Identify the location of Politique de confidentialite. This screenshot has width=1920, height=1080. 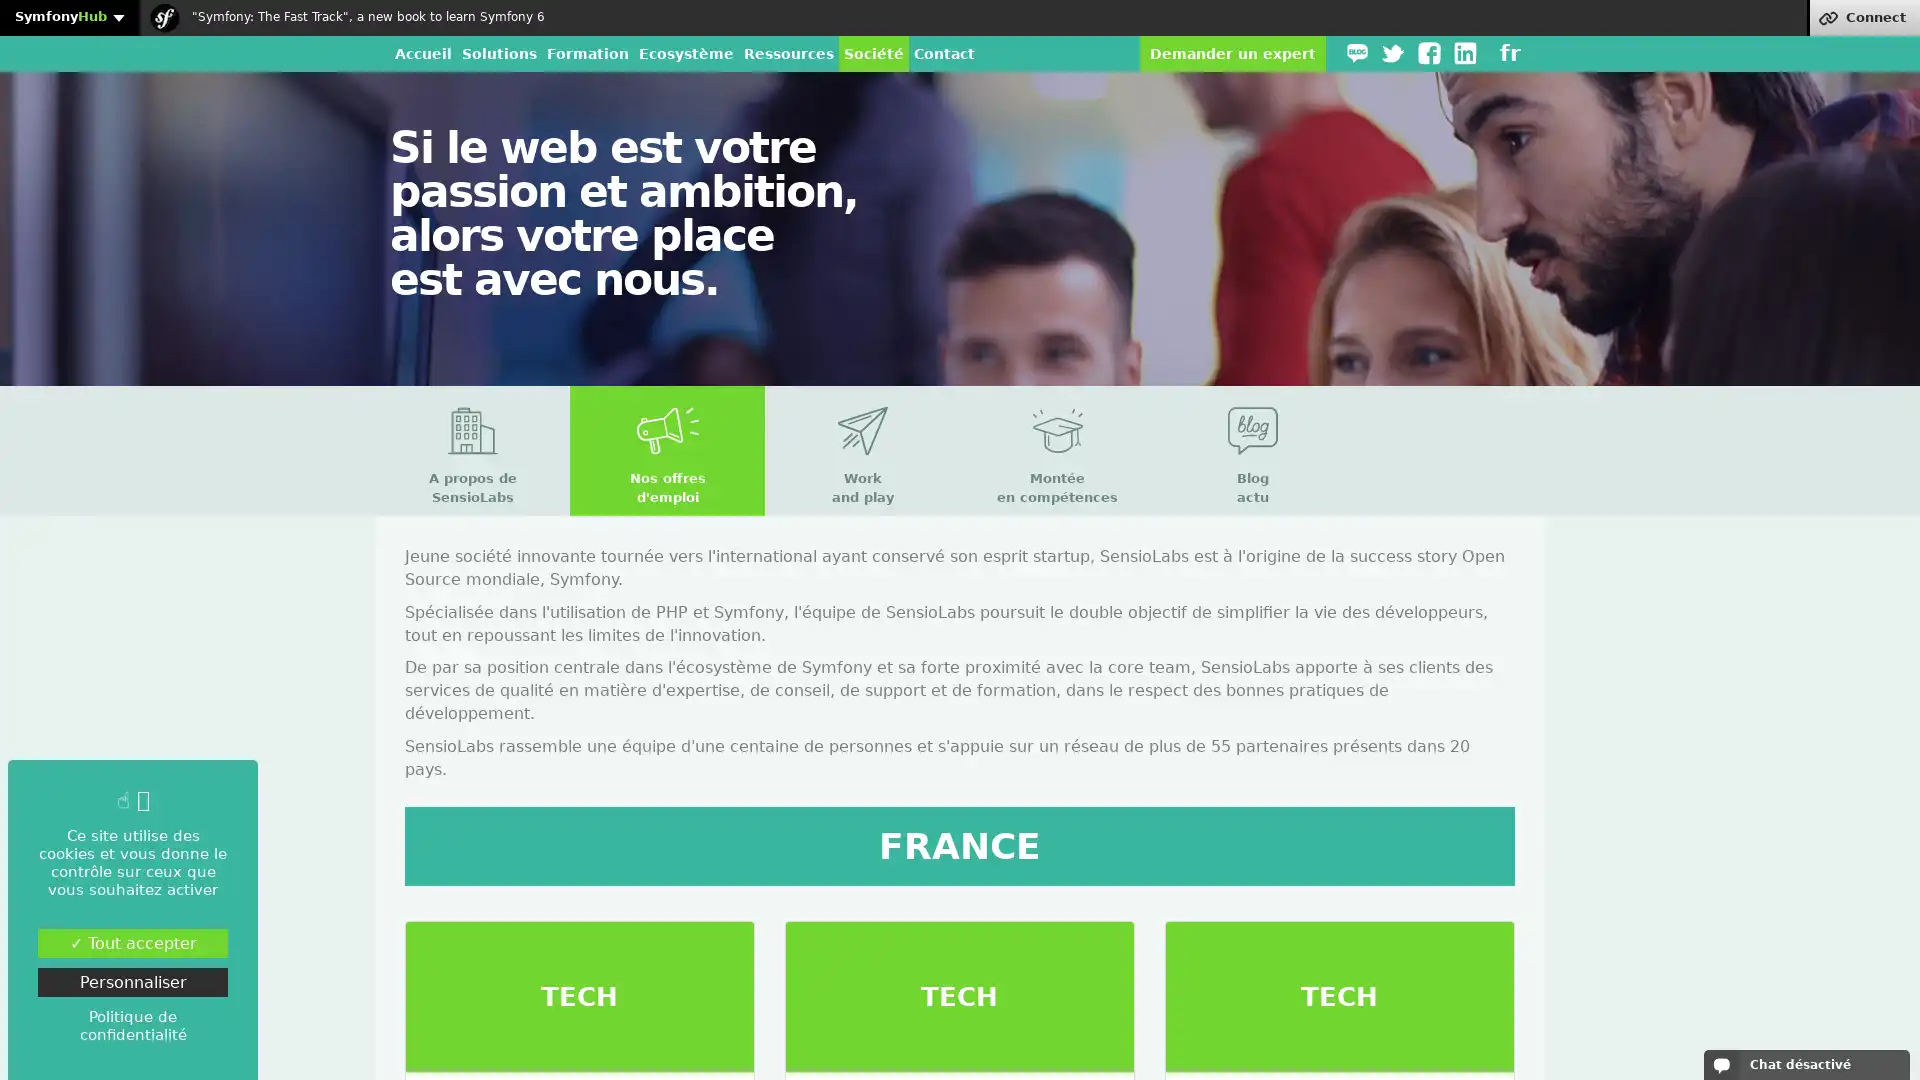
(132, 1026).